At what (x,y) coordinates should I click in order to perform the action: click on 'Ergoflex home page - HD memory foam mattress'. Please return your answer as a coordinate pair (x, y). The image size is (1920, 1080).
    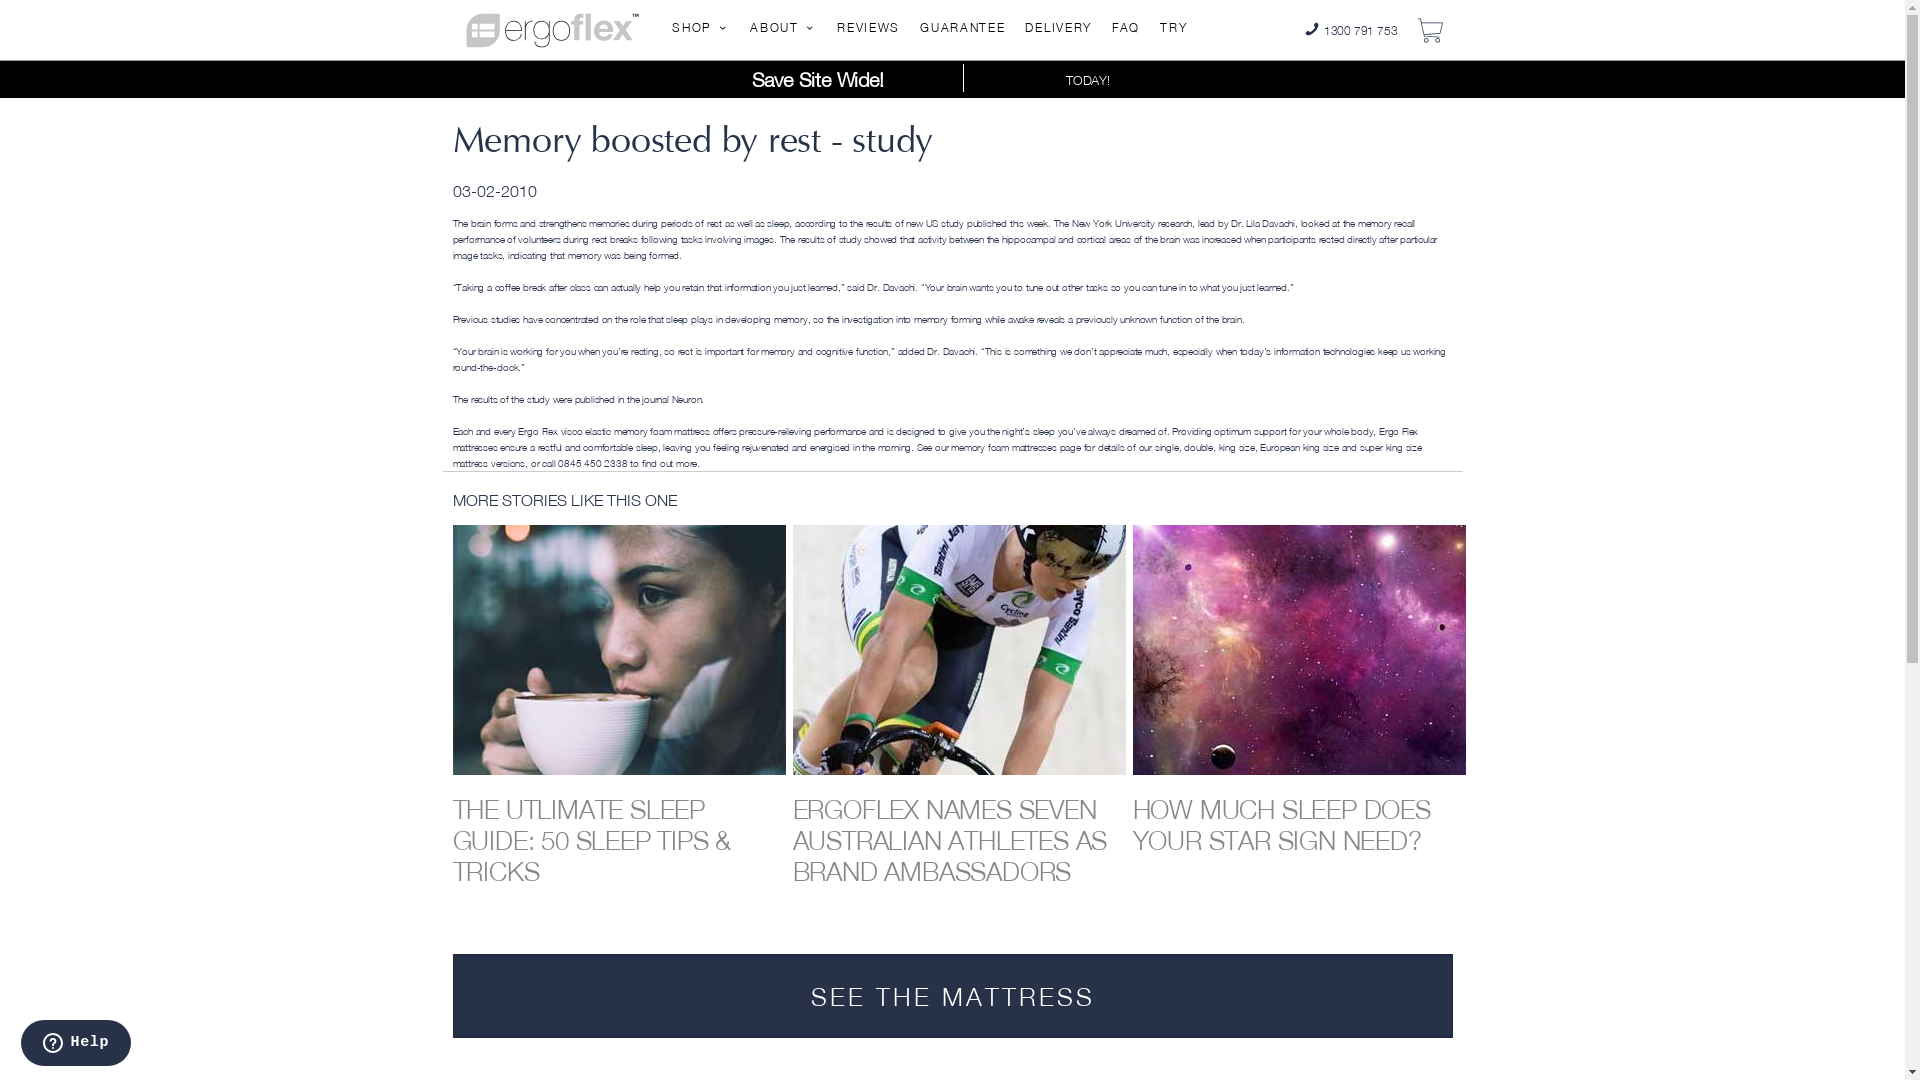
    Looking at the image, I should click on (552, 28).